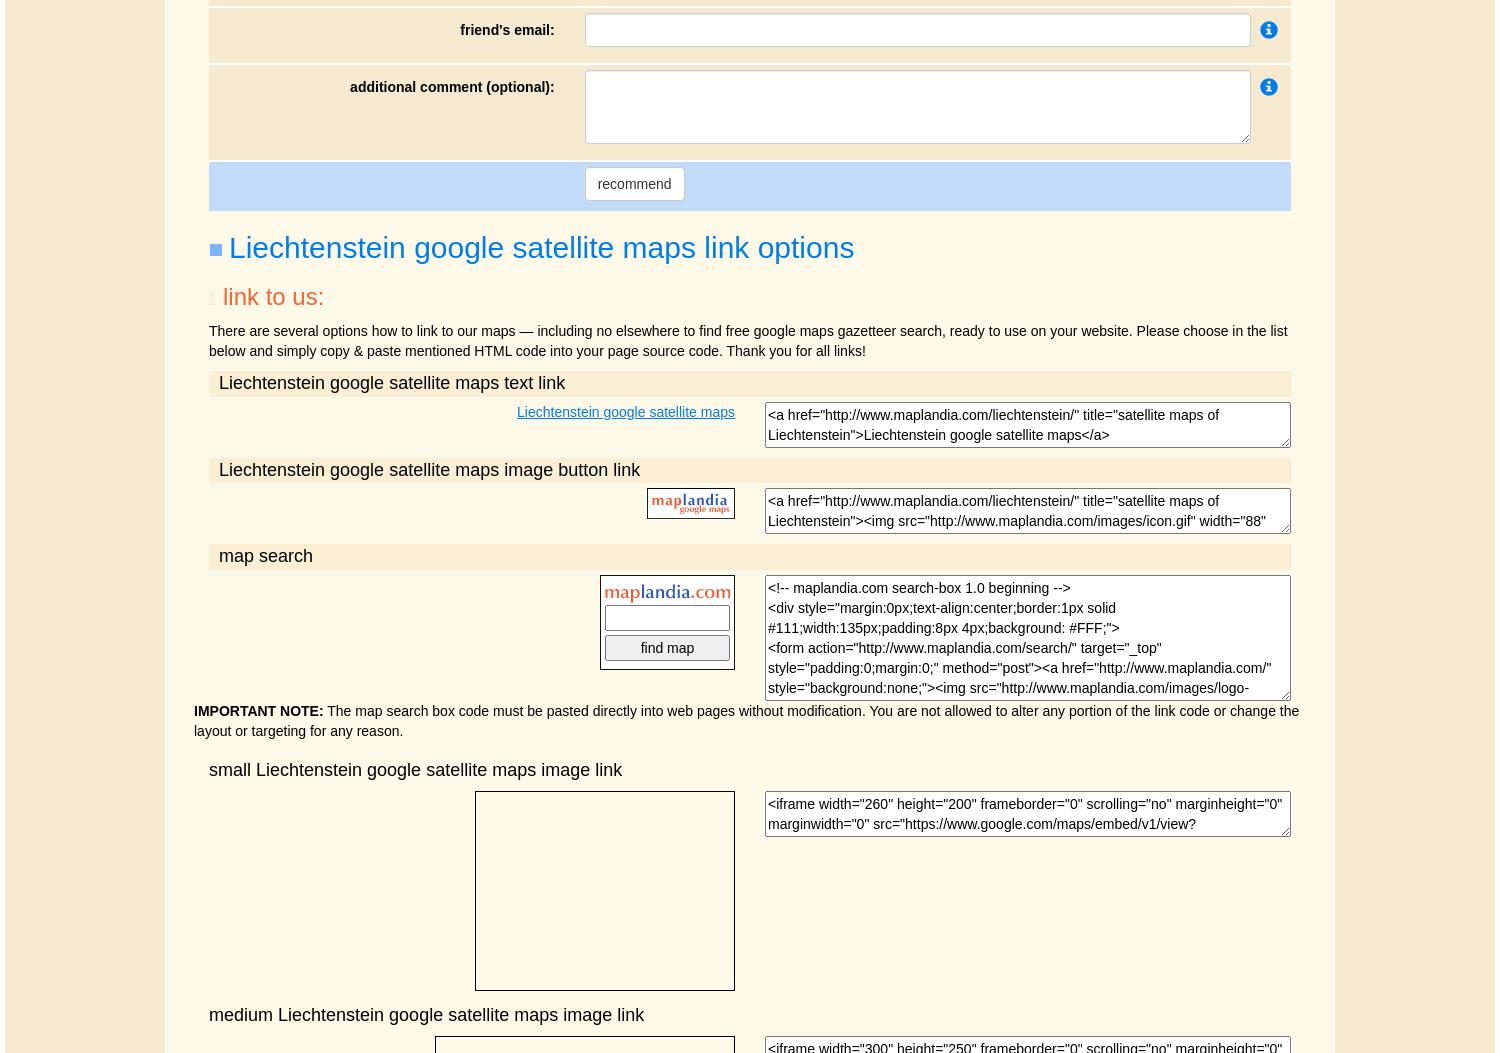 The height and width of the screenshot is (1053, 1500). I want to click on 'Liechtenstein google satellite maps', so click(517, 410).